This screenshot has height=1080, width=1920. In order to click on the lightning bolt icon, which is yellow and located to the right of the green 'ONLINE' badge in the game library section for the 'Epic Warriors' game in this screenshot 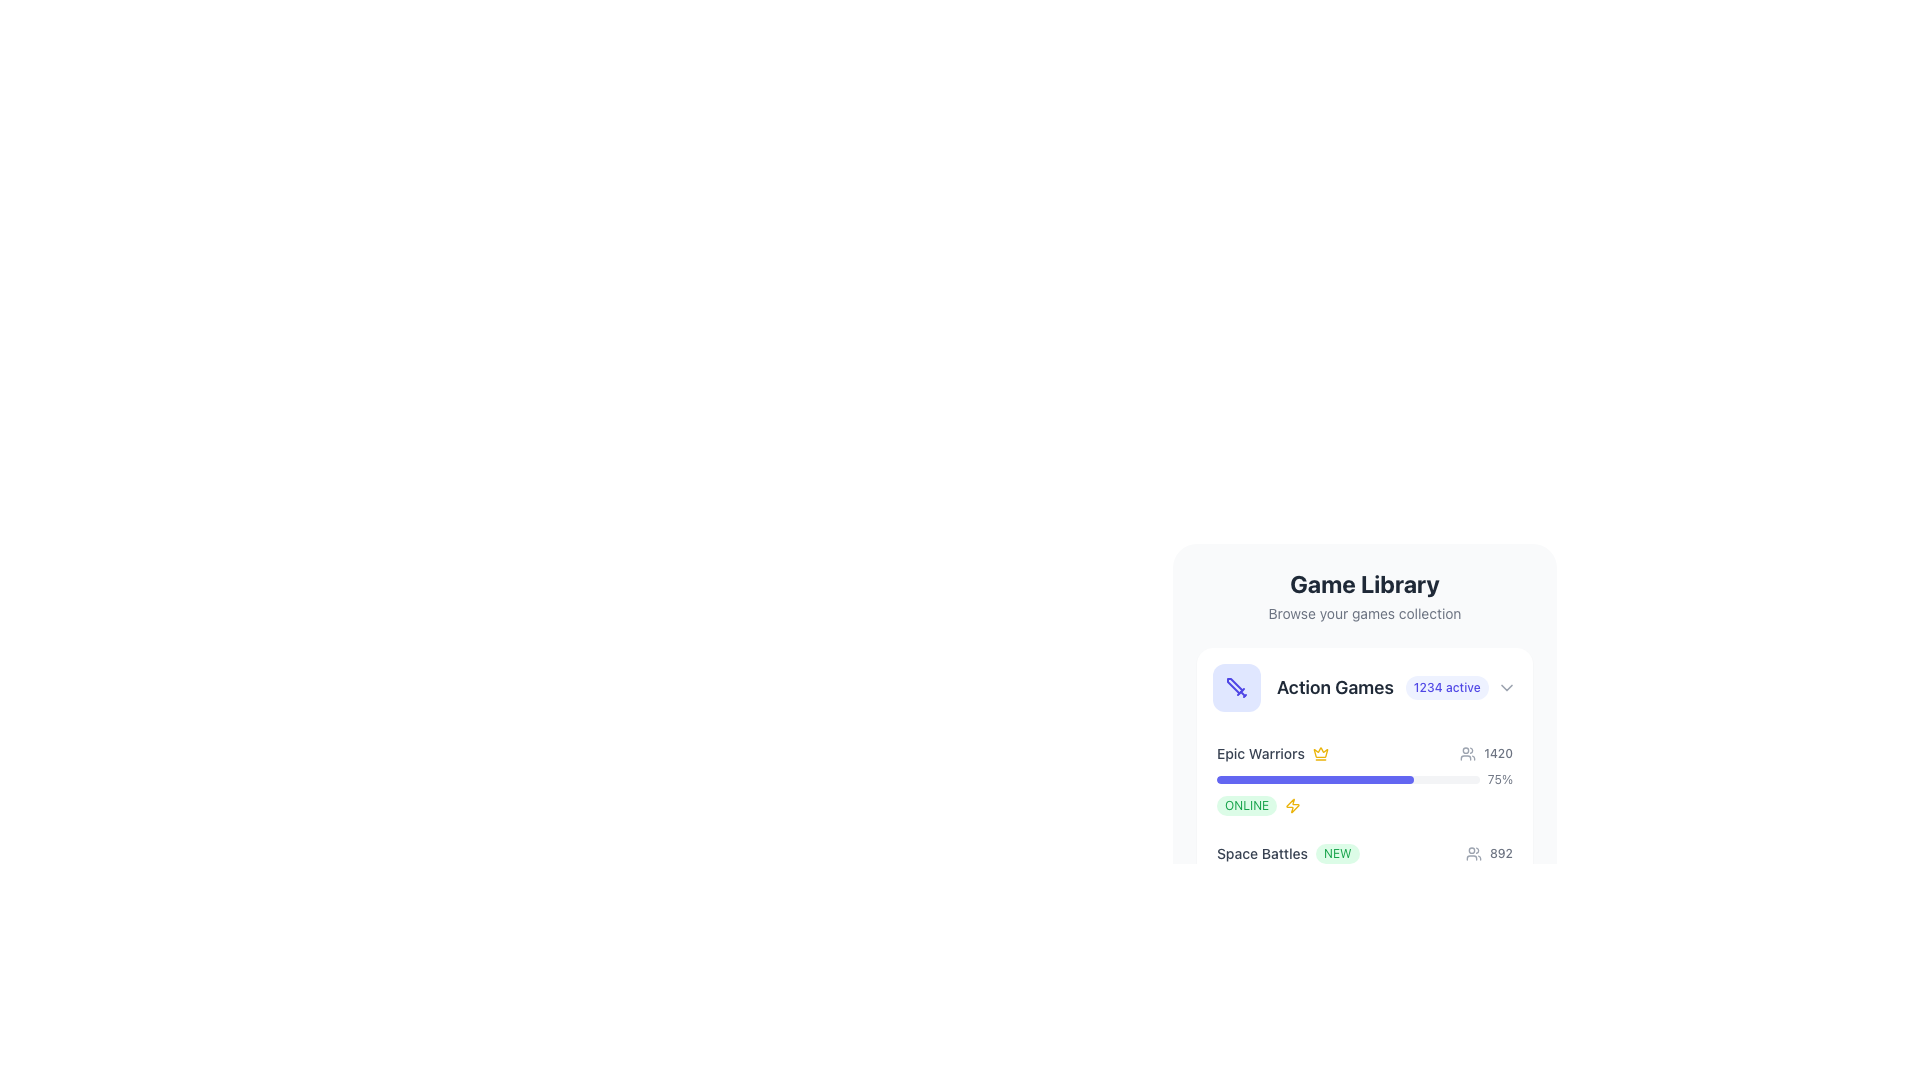, I will do `click(1293, 805)`.